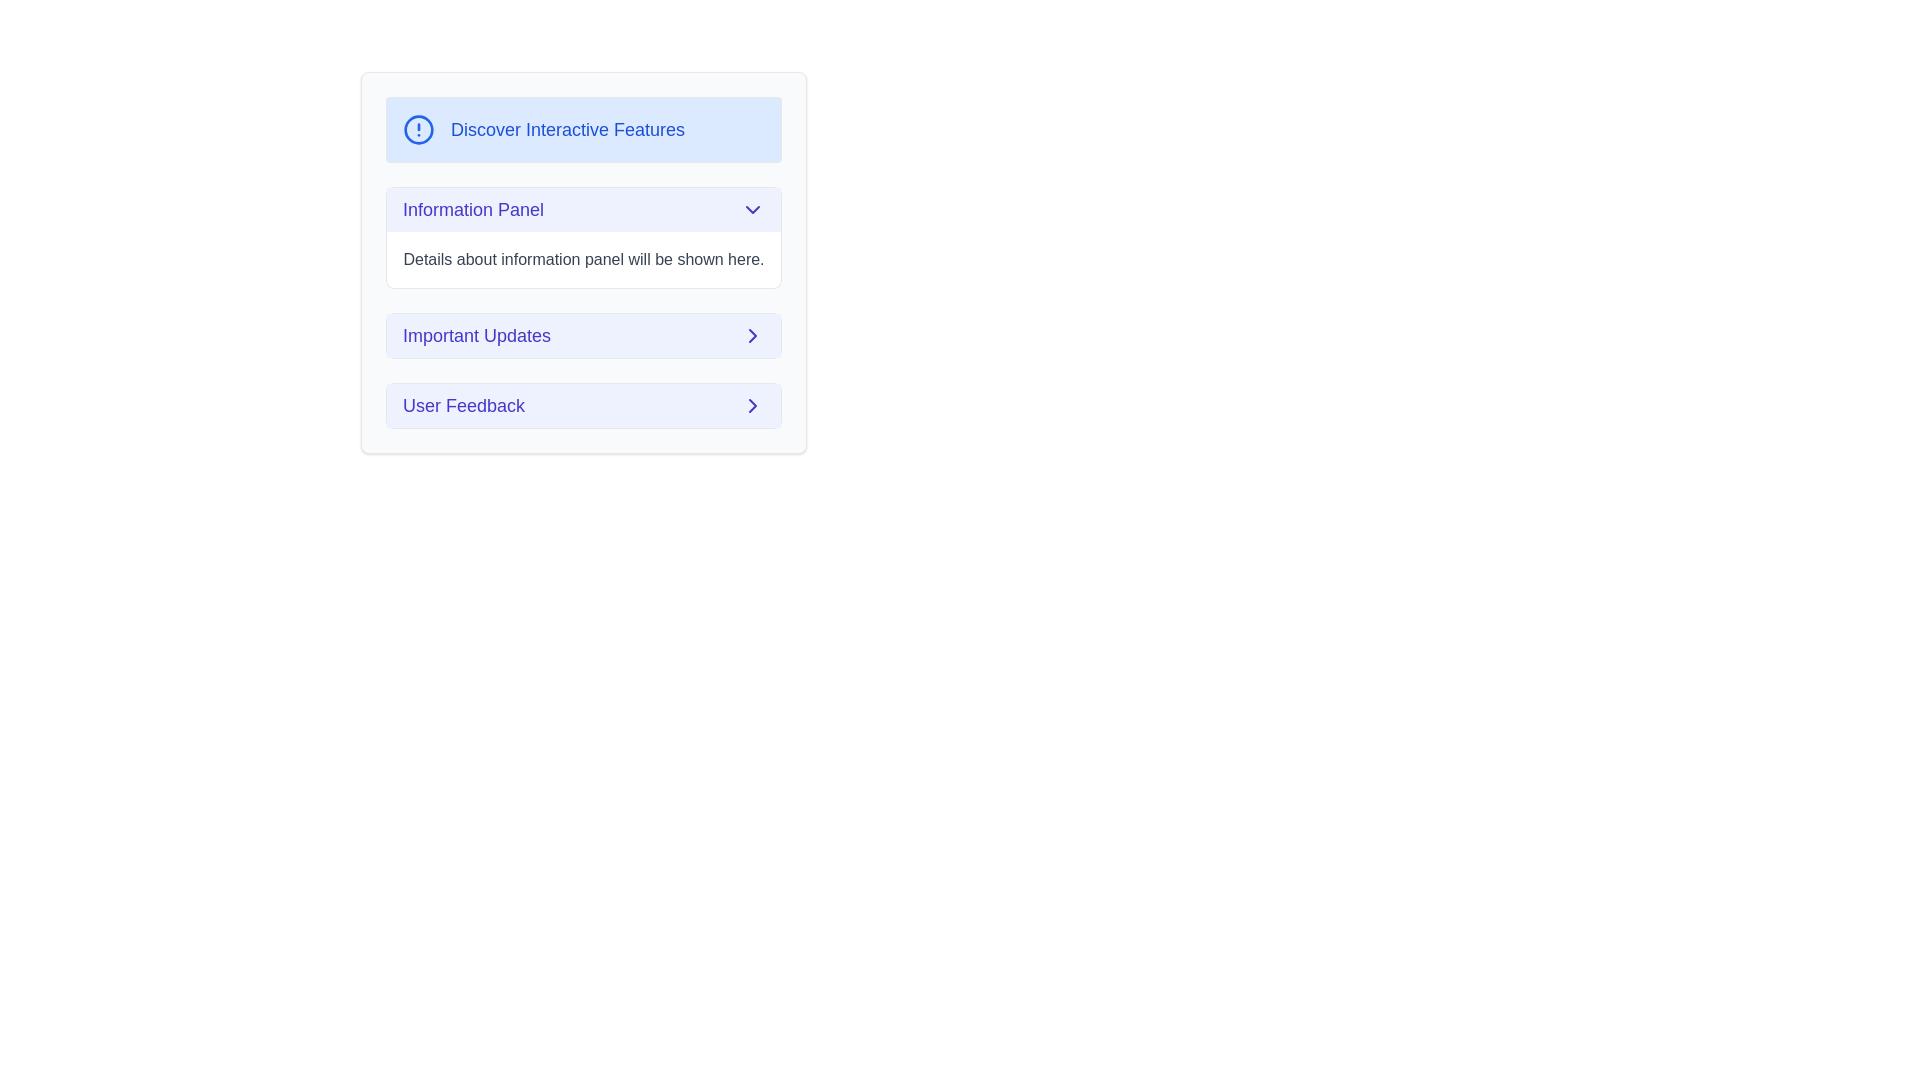 The height and width of the screenshot is (1080, 1920). What do you see at coordinates (752, 334) in the screenshot?
I see `the right-facing chevron icon, which is styled in purple and located to the right of the 'Important Updates' text label` at bounding box center [752, 334].